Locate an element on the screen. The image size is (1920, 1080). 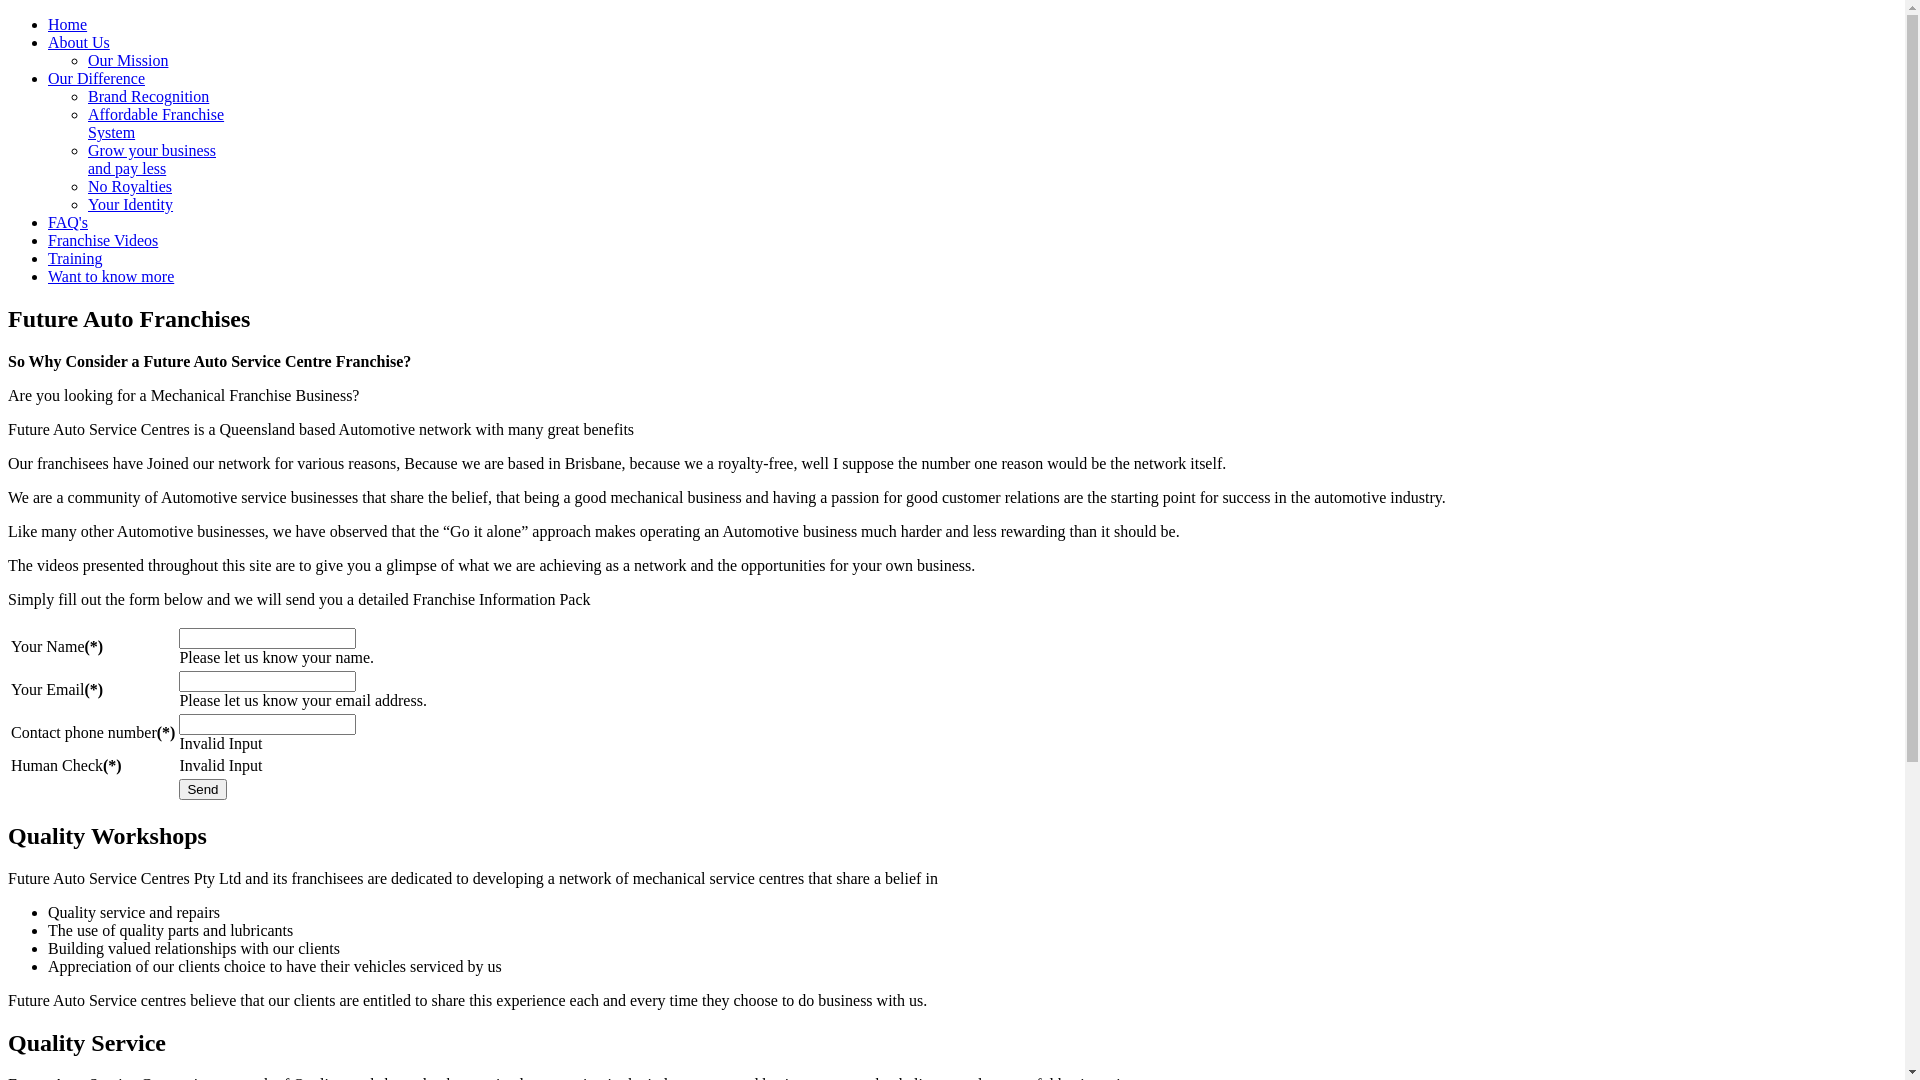
'Our Difference' is located at coordinates (95, 77).